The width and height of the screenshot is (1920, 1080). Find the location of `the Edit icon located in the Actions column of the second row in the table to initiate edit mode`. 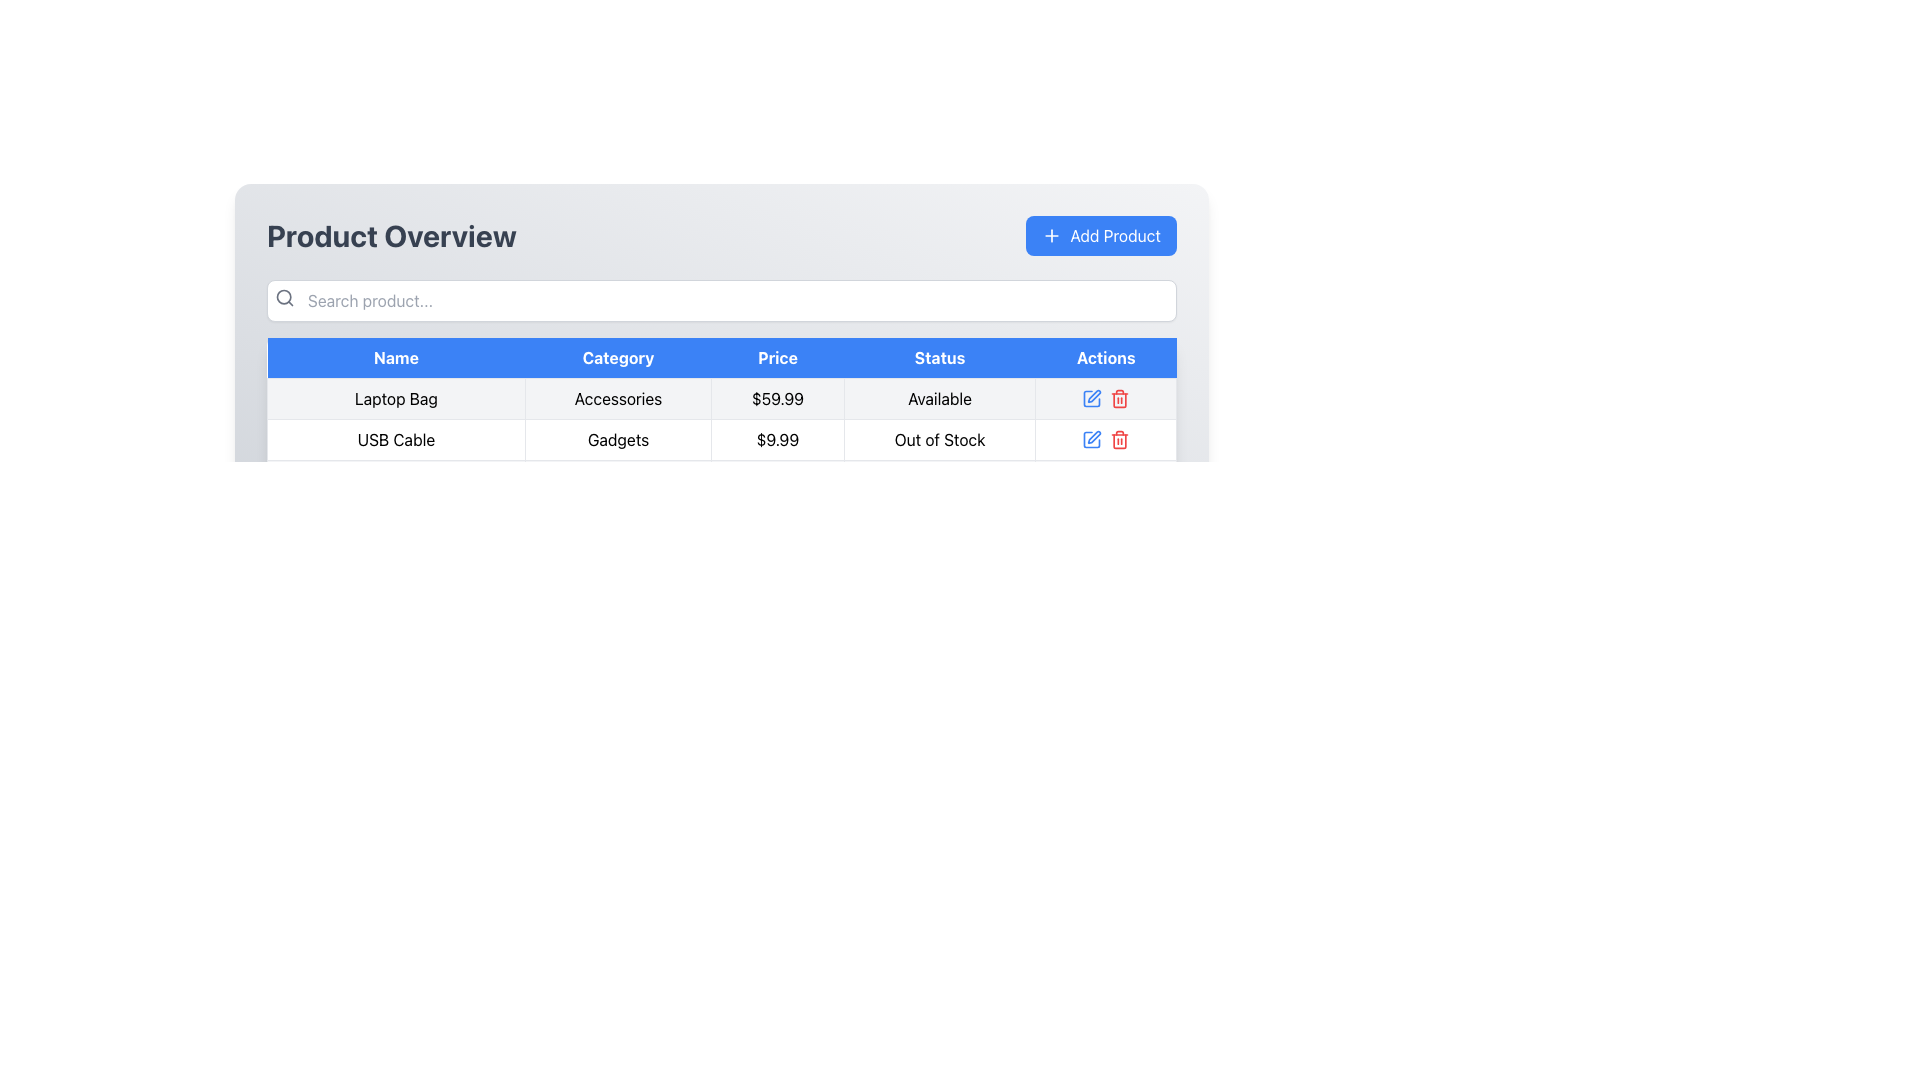

the Edit icon located in the Actions column of the second row in the table to initiate edit mode is located at coordinates (1093, 396).